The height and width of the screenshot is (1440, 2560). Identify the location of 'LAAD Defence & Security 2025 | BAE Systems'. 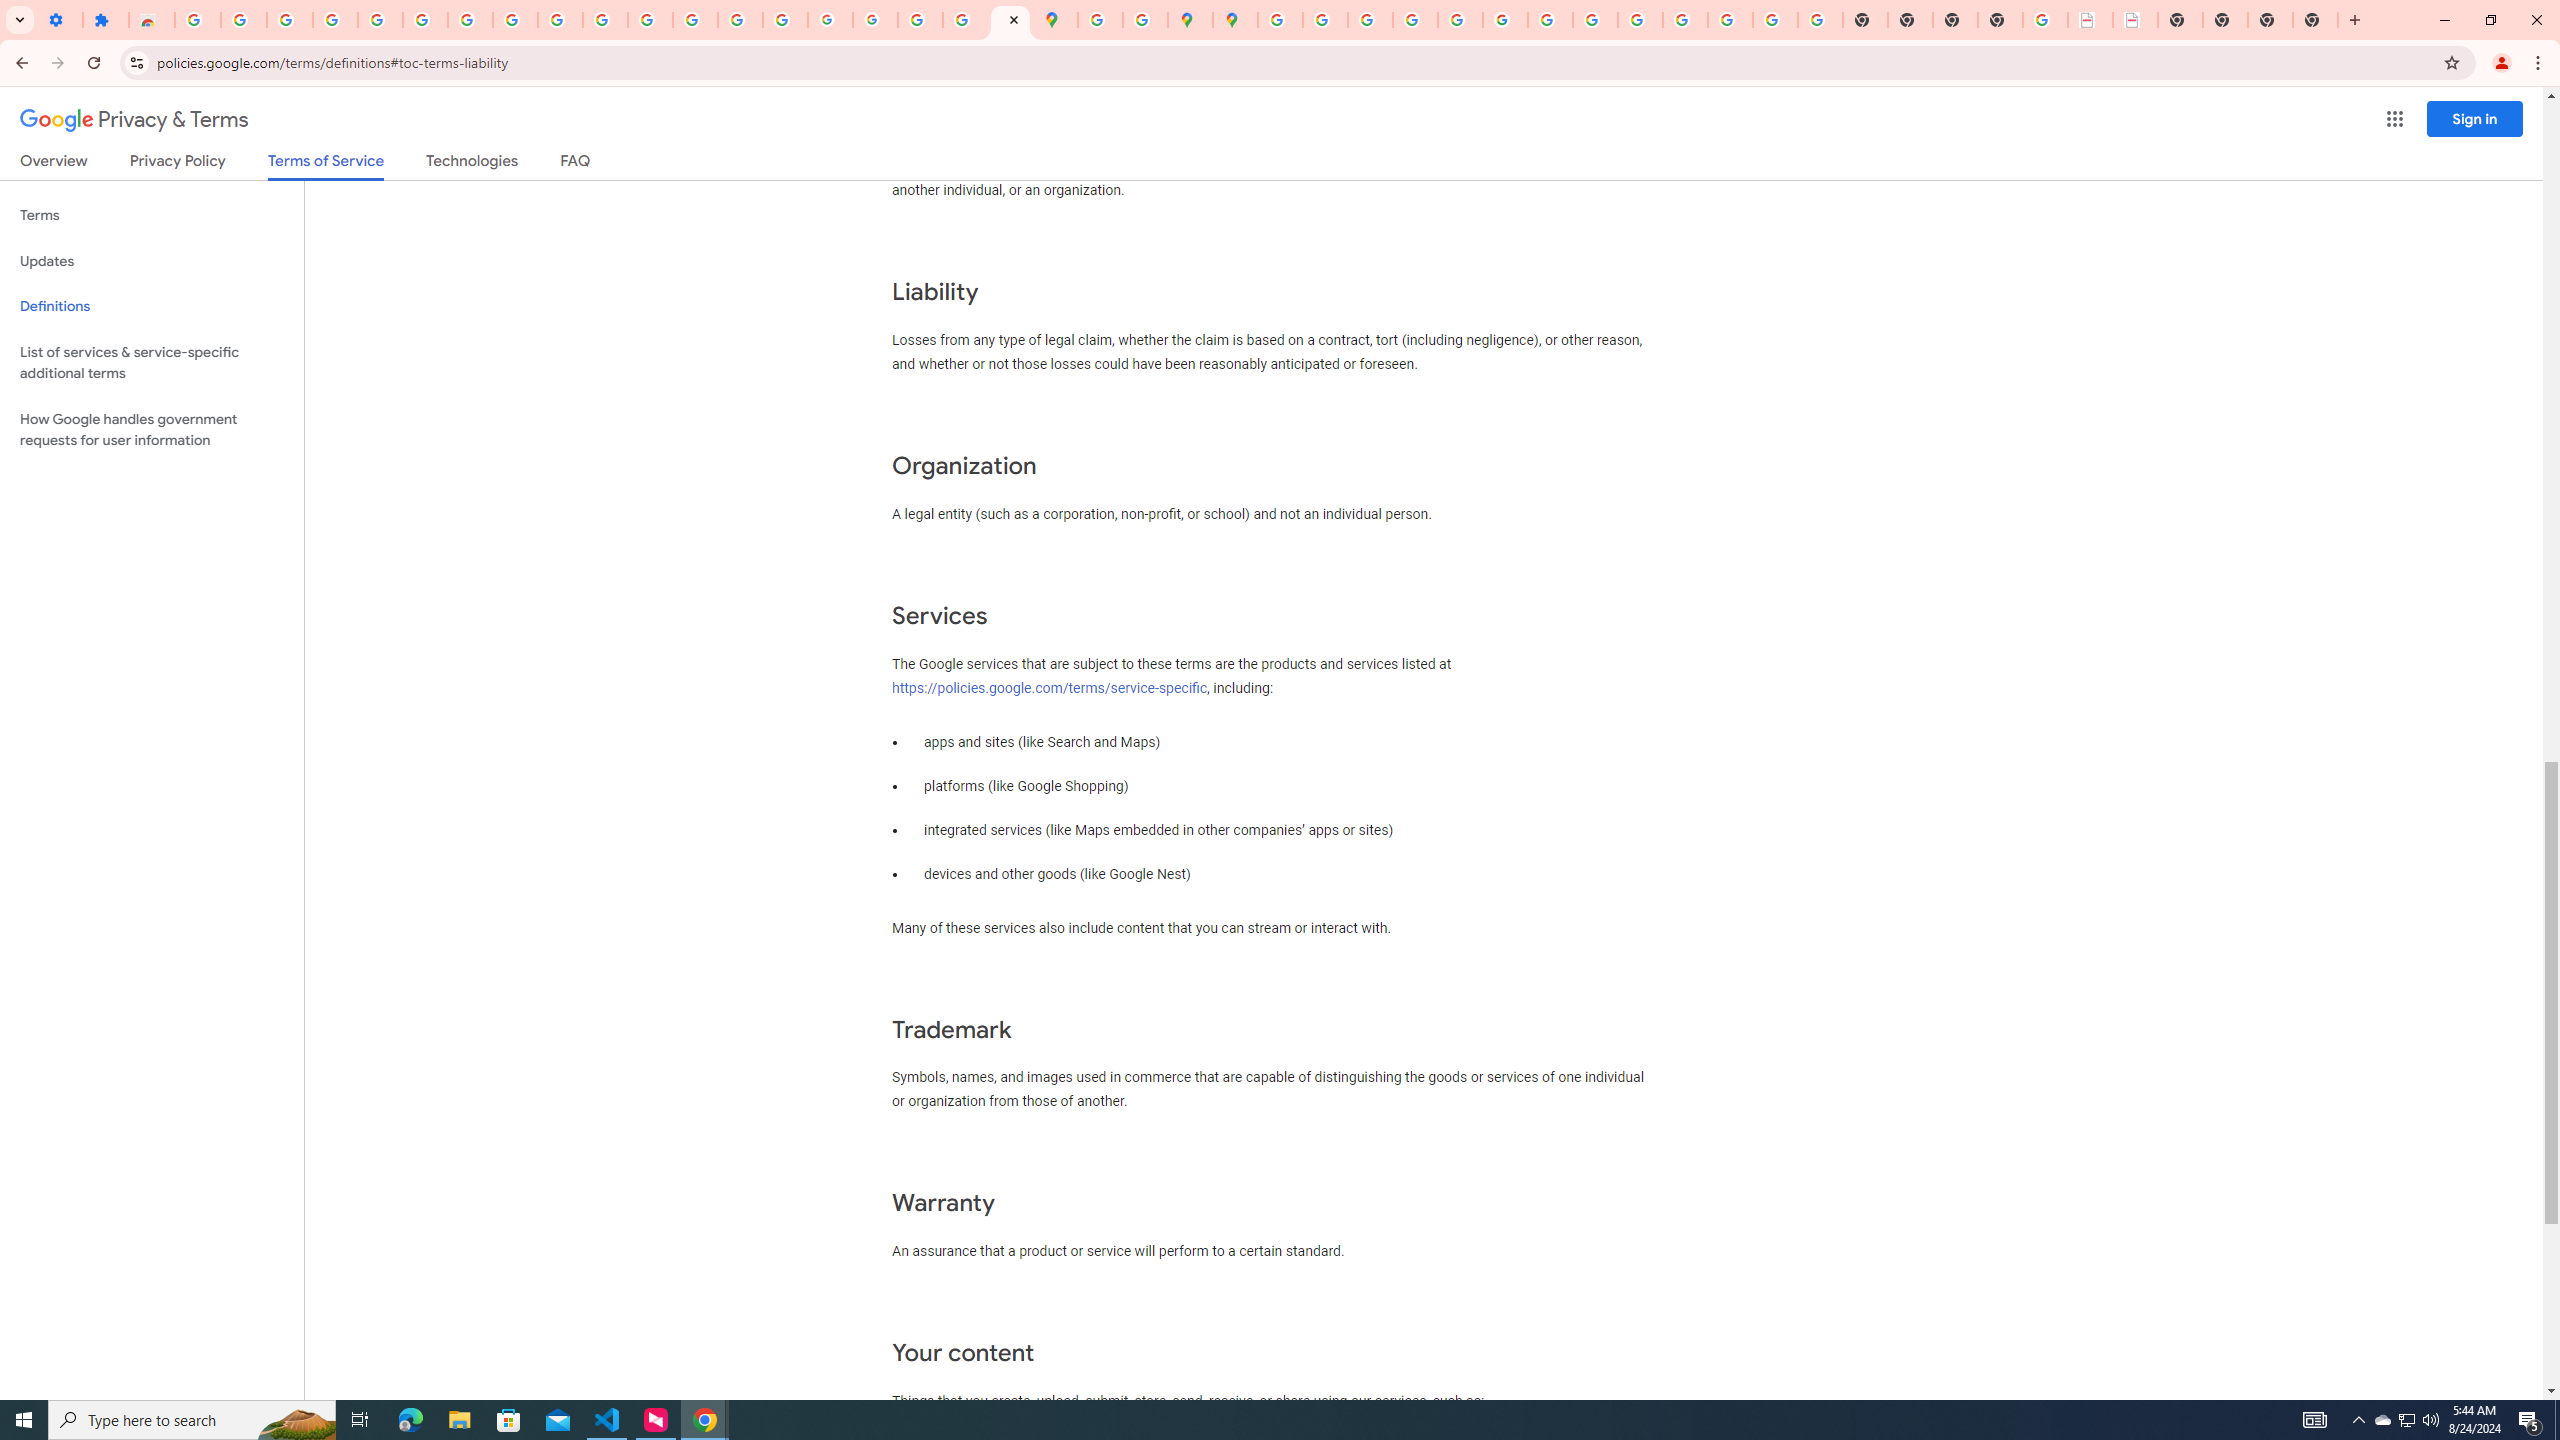
(2090, 19).